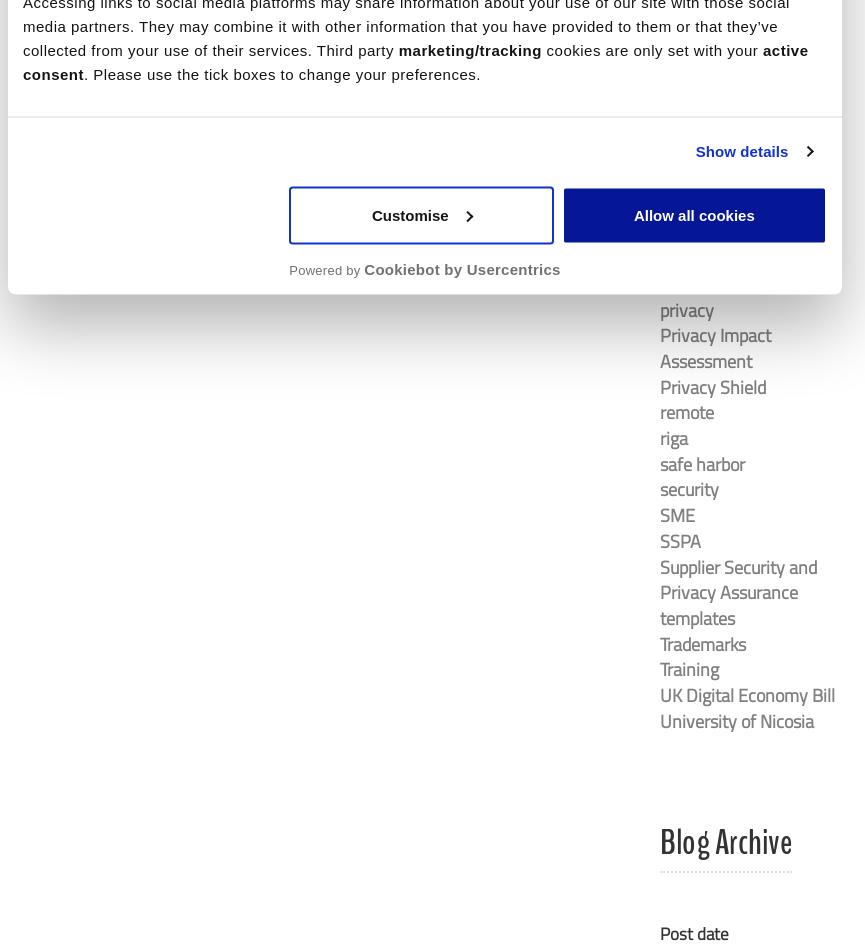 The height and width of the screenshot is (951, 865). I want to click on 'Nice Classes', so click(706, 129).